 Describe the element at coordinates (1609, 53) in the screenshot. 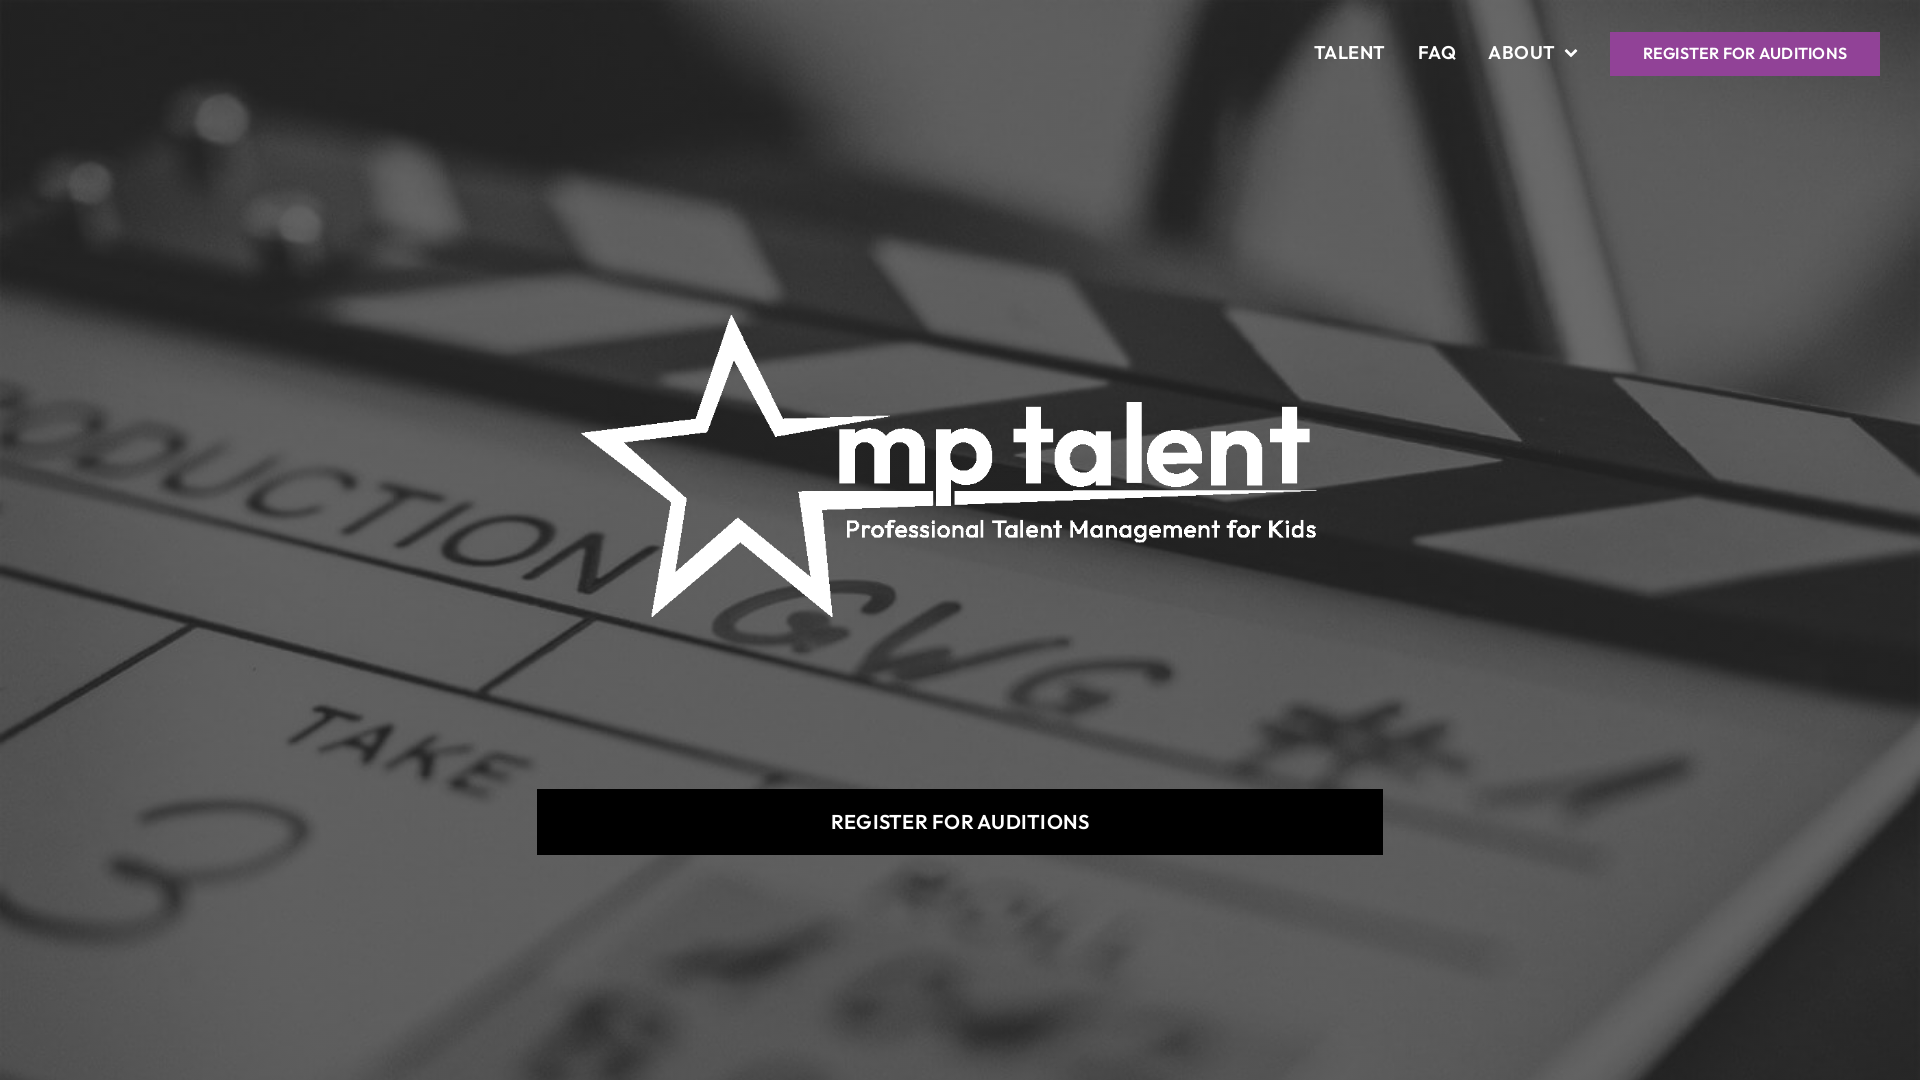

I see `'REGISTER FOR AUDITIONS'` at that location.